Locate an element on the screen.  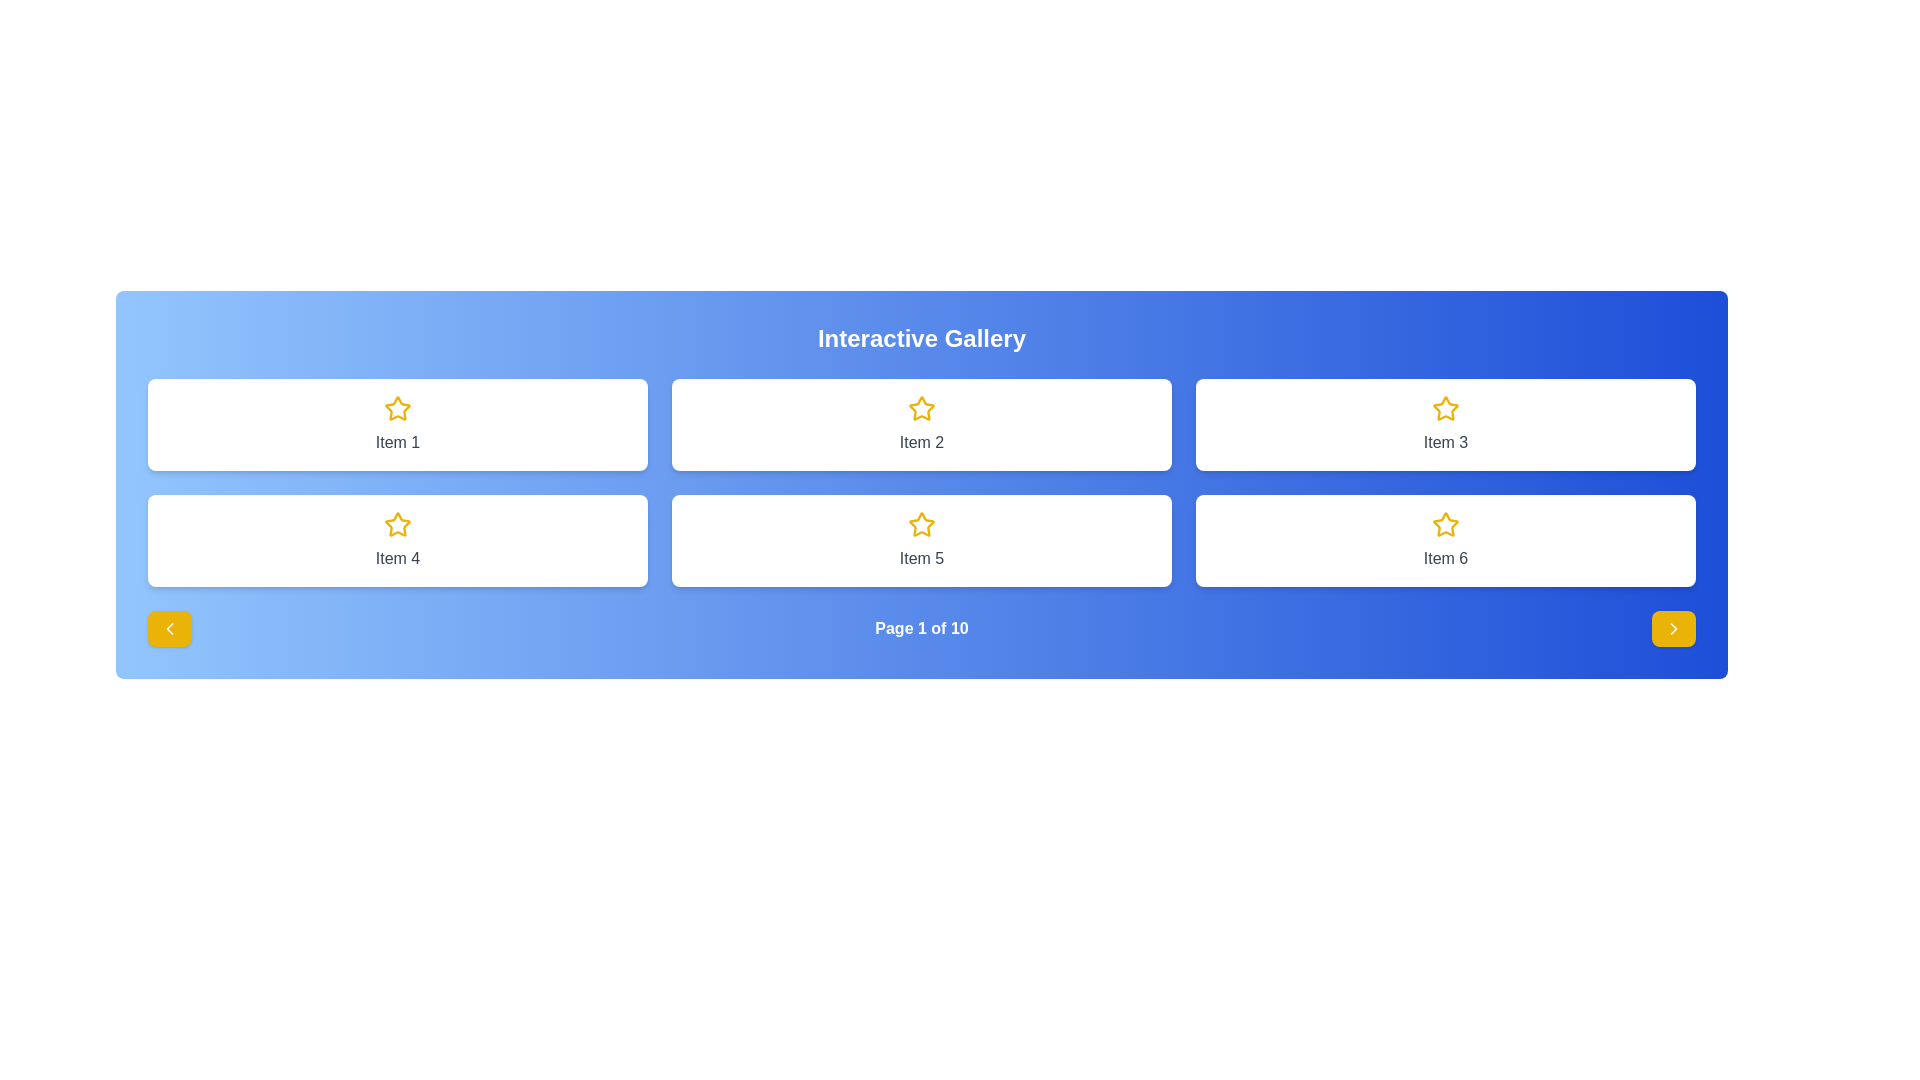
the text label displaying 'Item 5', which is located below the yellow star icon in the center column of the second row of the interactive gallery layout is located at coordinates (920, 559).